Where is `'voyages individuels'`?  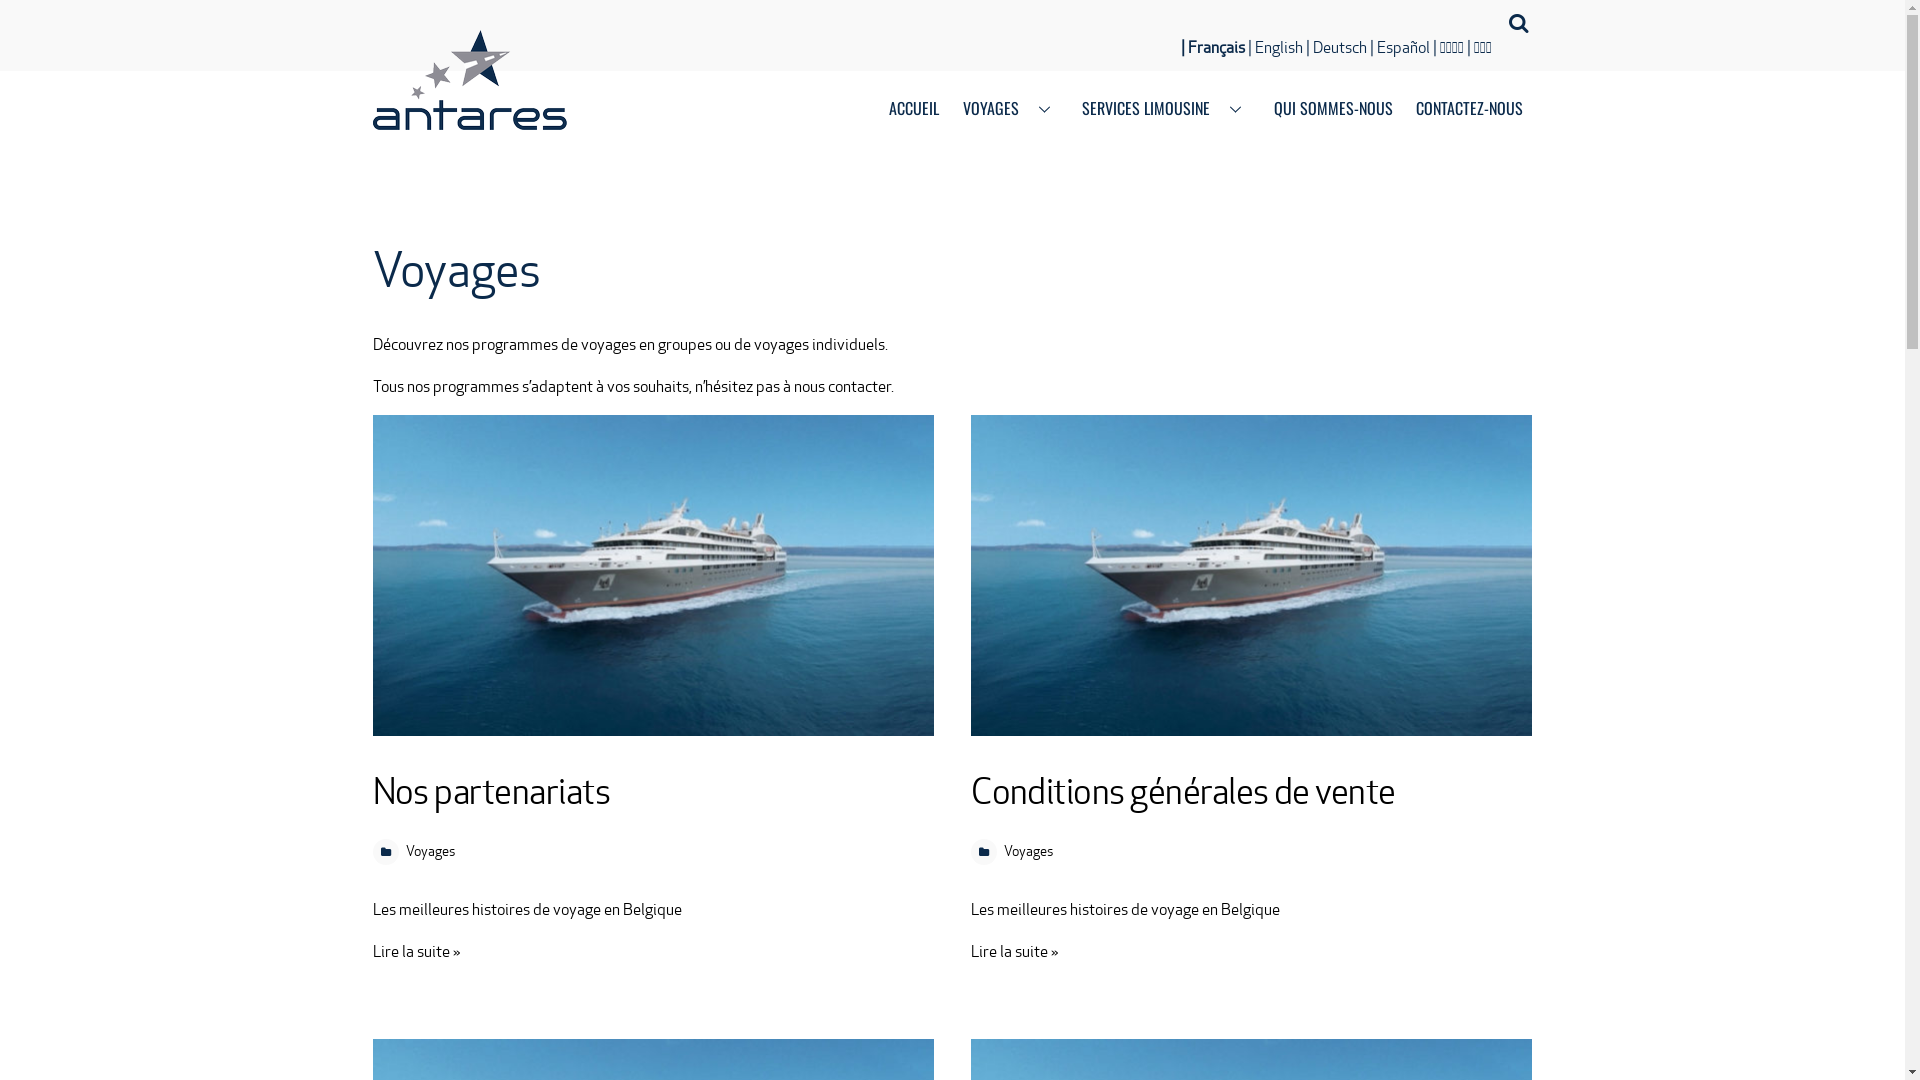 'voyages individuels' is located at coordinates (819, 343).